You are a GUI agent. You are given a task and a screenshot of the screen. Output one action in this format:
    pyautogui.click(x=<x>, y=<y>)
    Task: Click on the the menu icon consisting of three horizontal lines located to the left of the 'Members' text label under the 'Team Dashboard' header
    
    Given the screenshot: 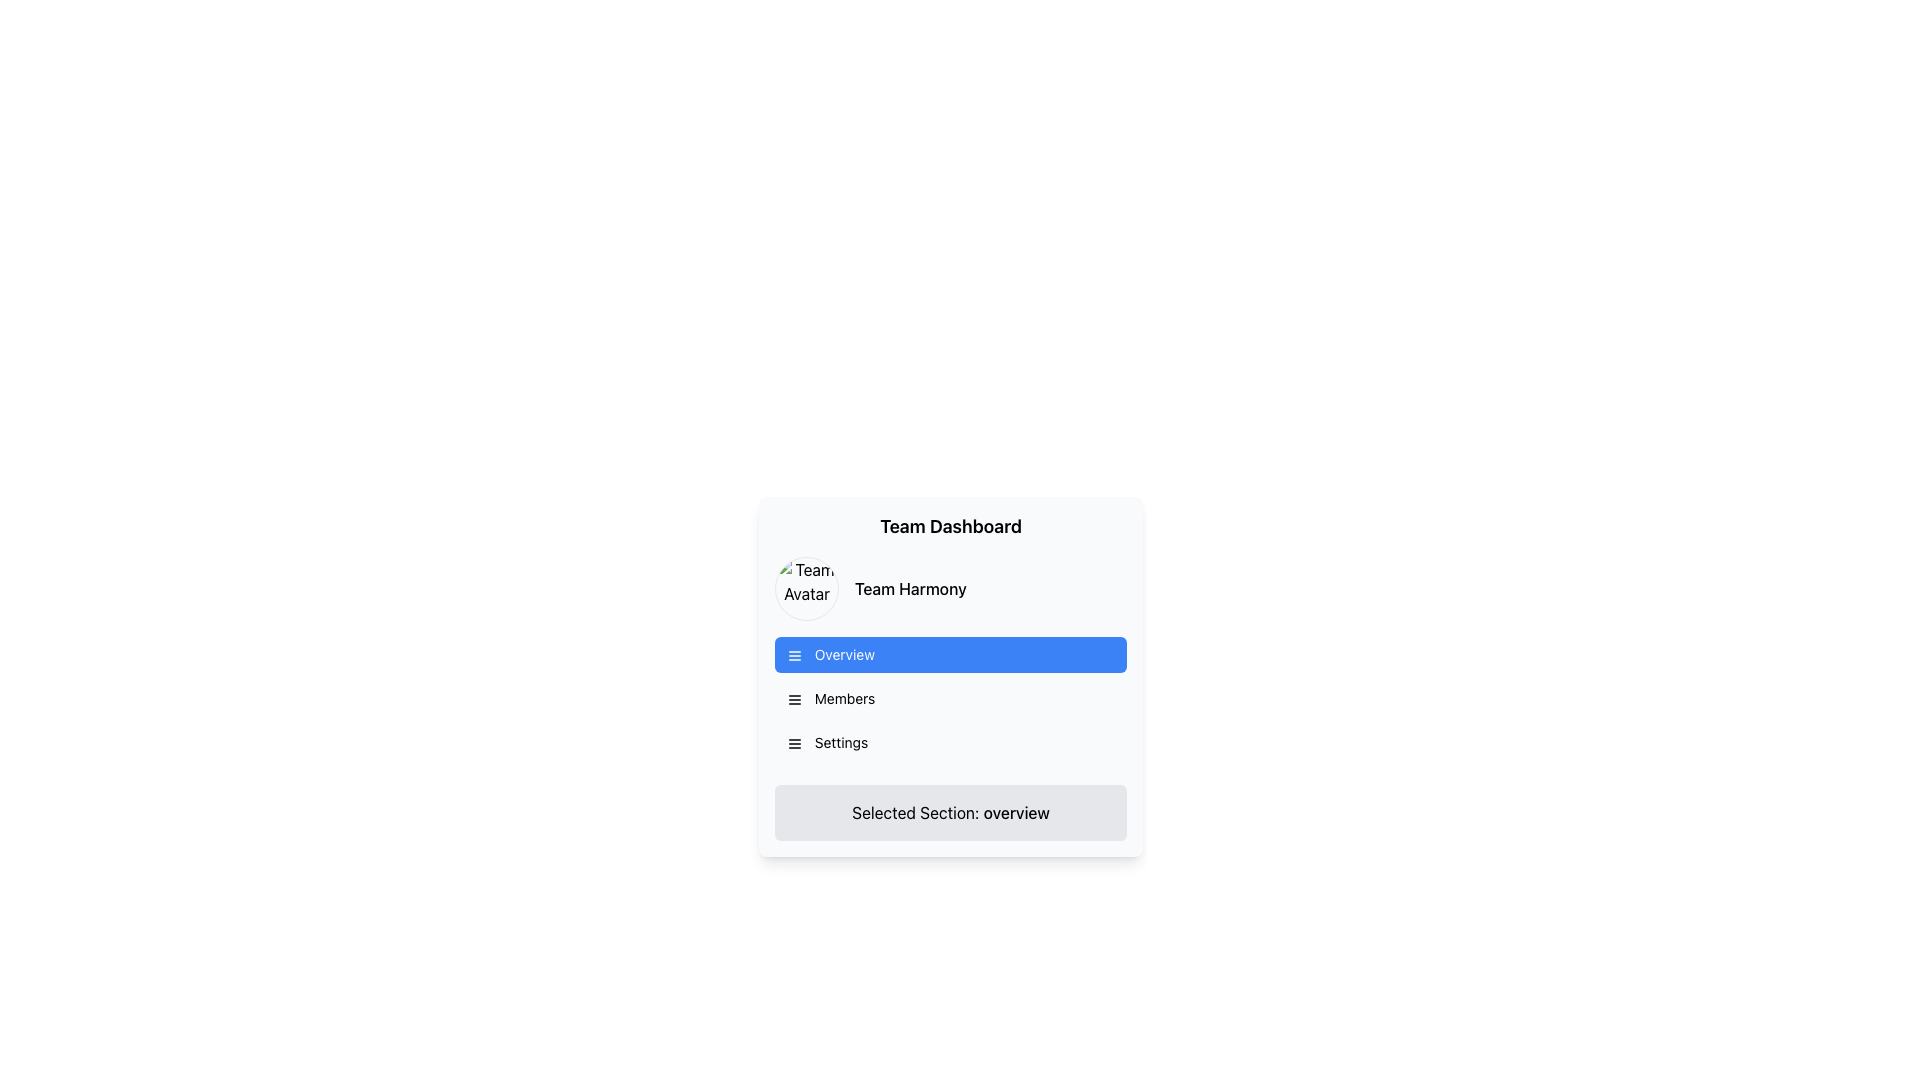 What is the action you would take?
    pyautogui.click(x=794, y=698)
    